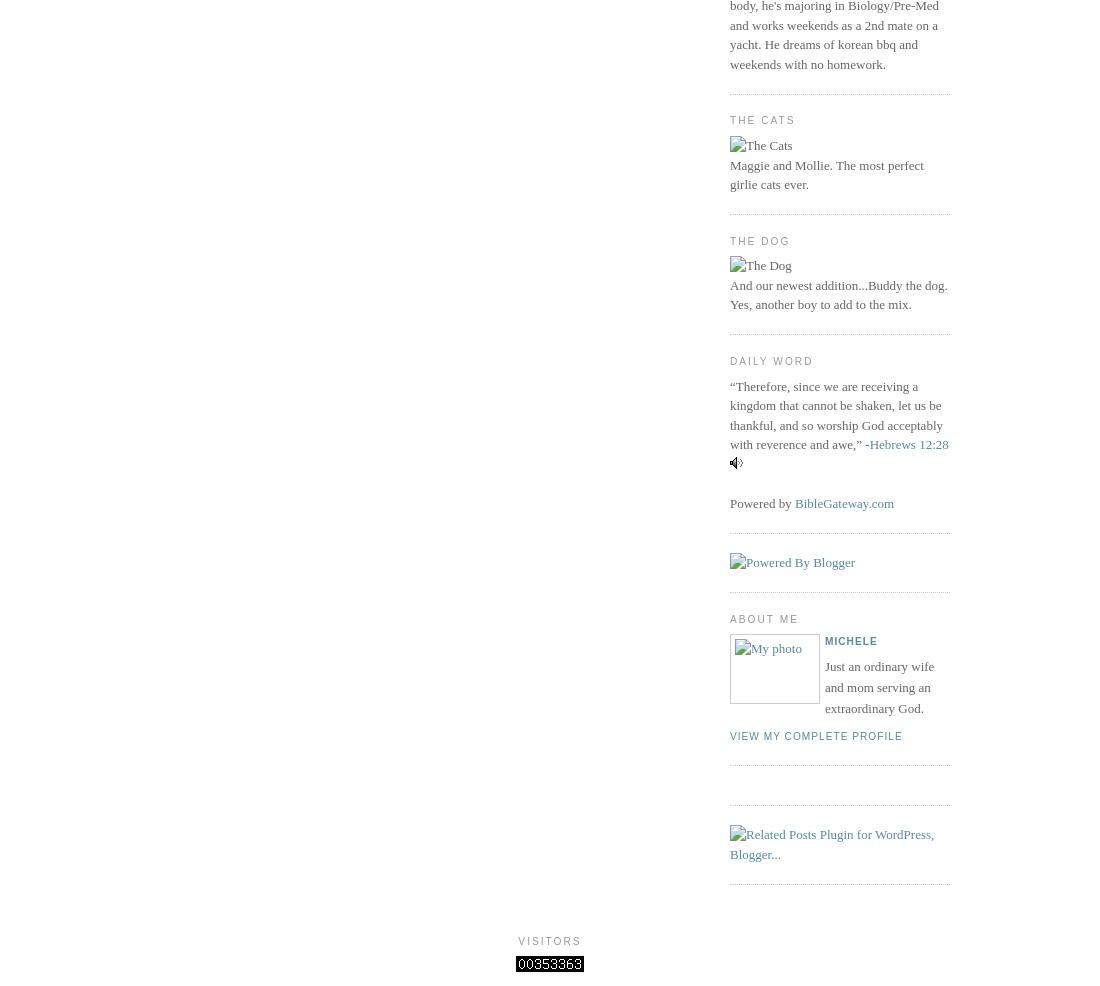 The image size is (1100, 986). What do you see at coordinates (517, 940) in the screenshot?
I see `'Visitors'` at bounding box center [517, 940].